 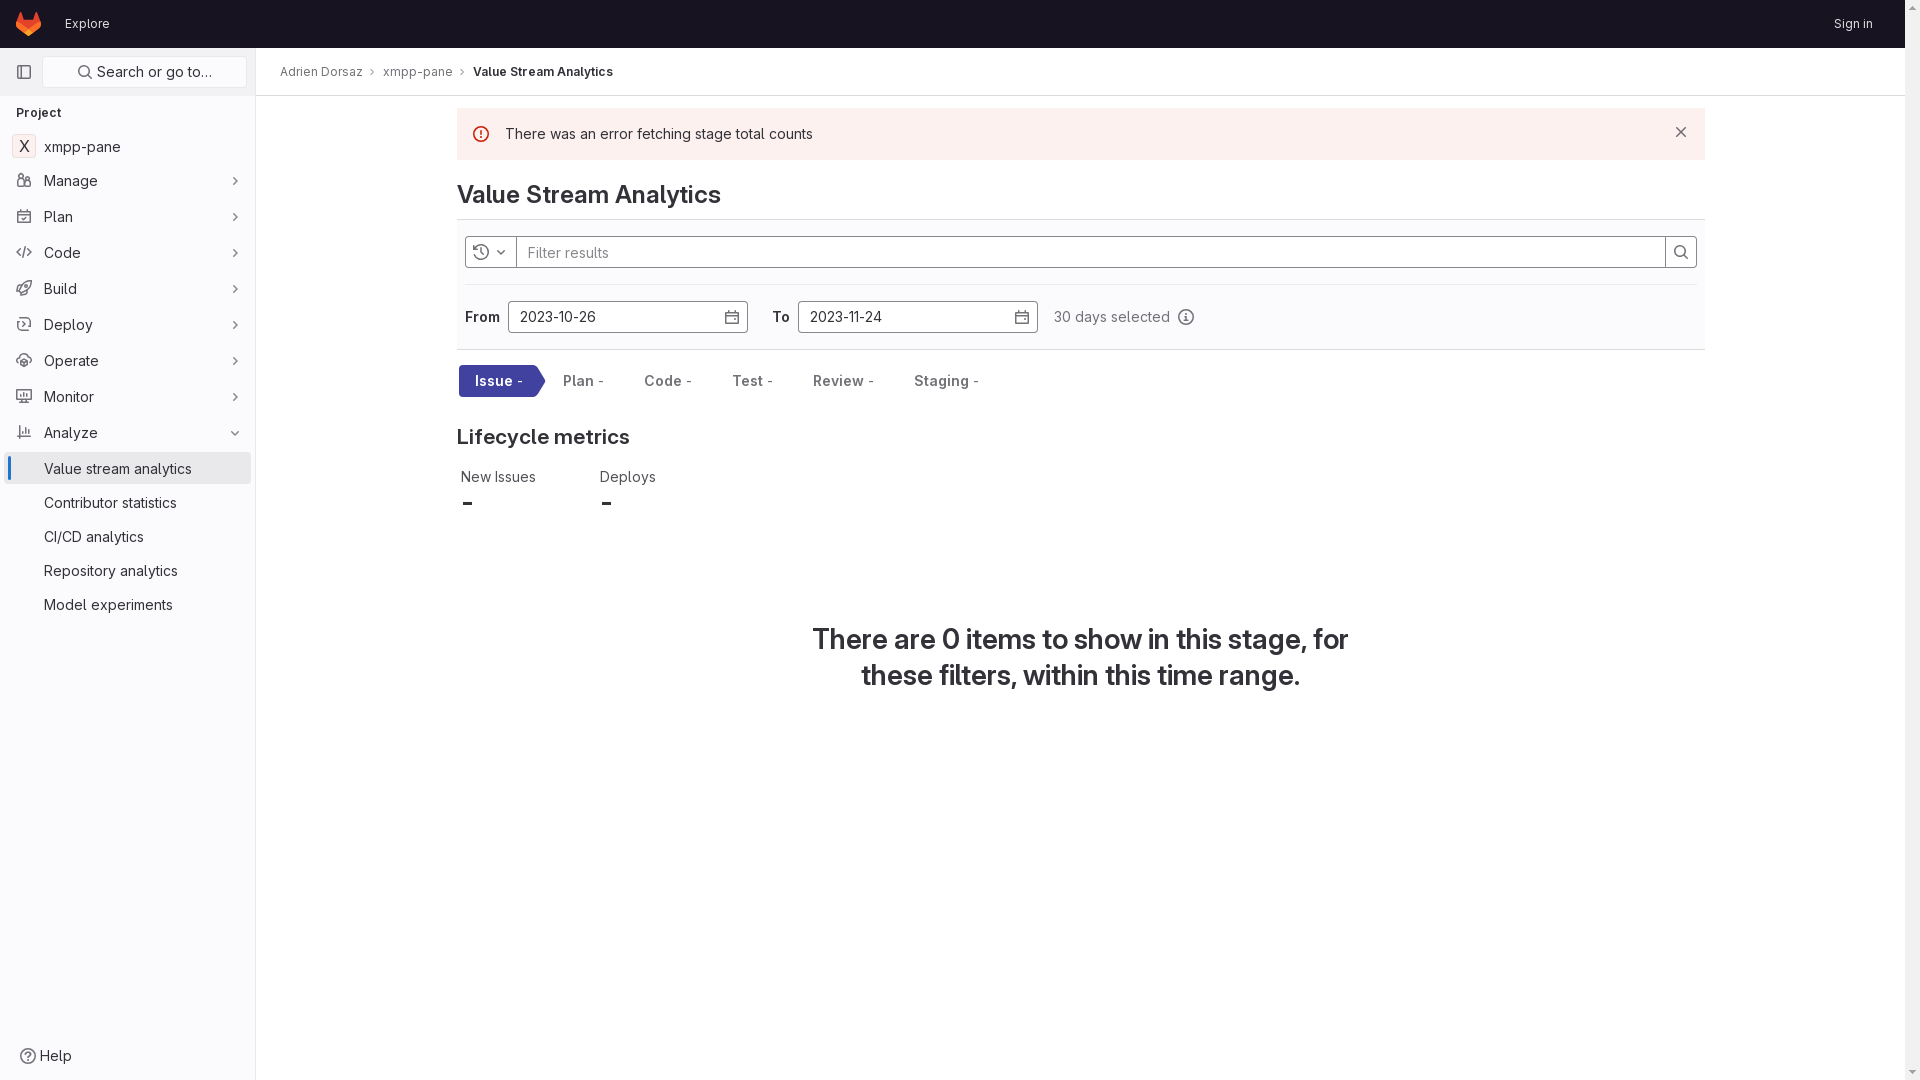 What do you see at coordinates (126, 603) in the screenshot?
I see `'Model experiments'` at bounding box center [126, 603].